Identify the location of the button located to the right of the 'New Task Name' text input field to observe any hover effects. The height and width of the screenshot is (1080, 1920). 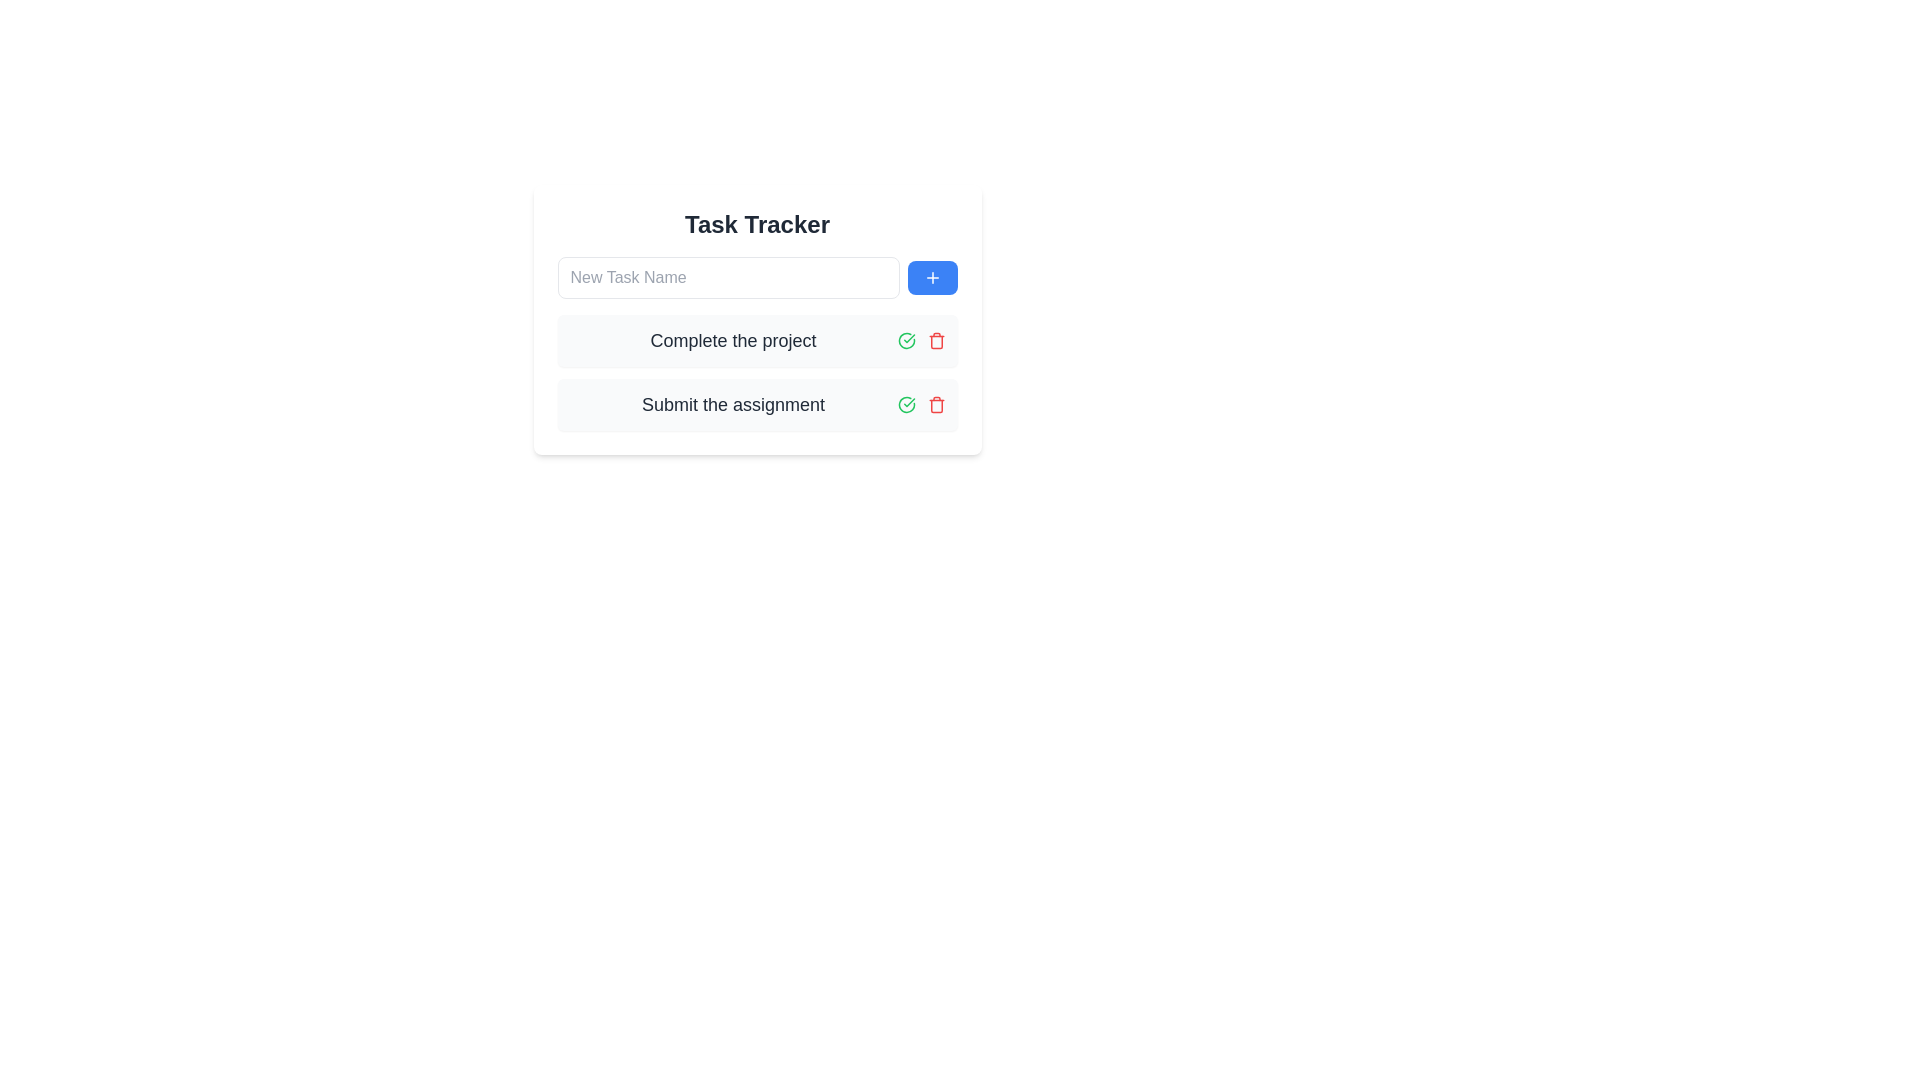
(931, 277).